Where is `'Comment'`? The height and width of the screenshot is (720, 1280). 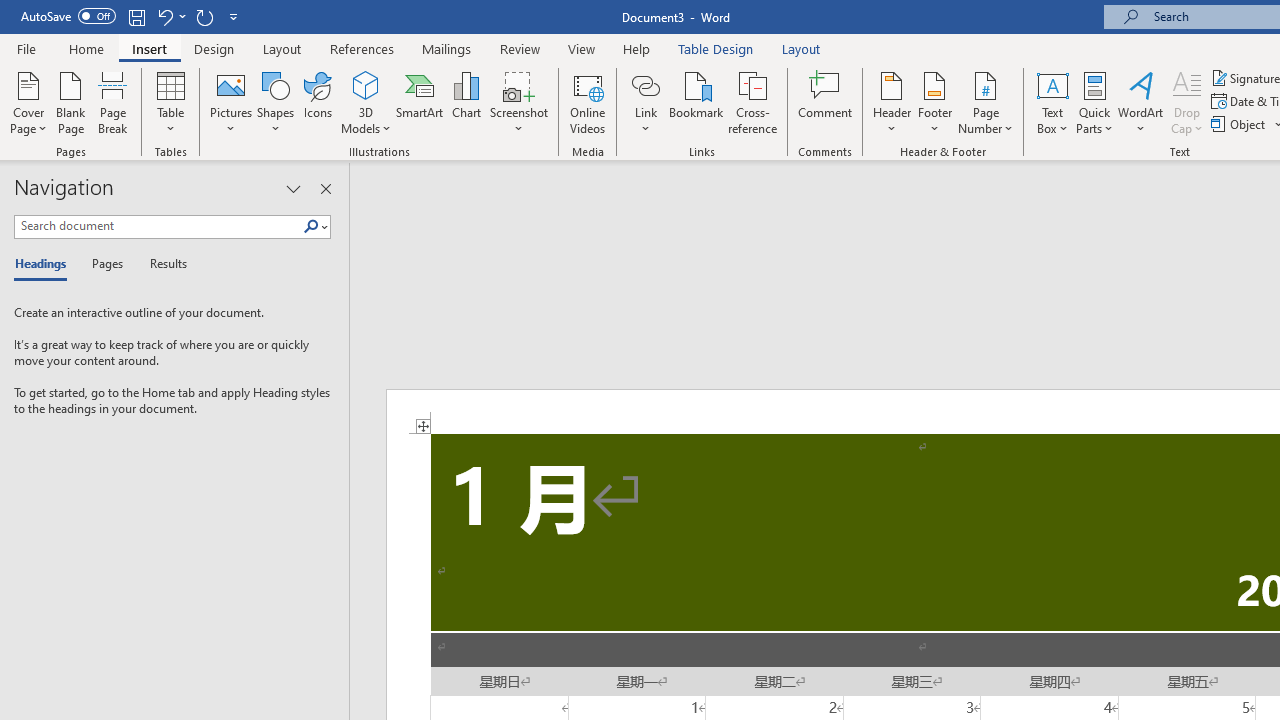
'Comment' is located at coordinates (825, 103).